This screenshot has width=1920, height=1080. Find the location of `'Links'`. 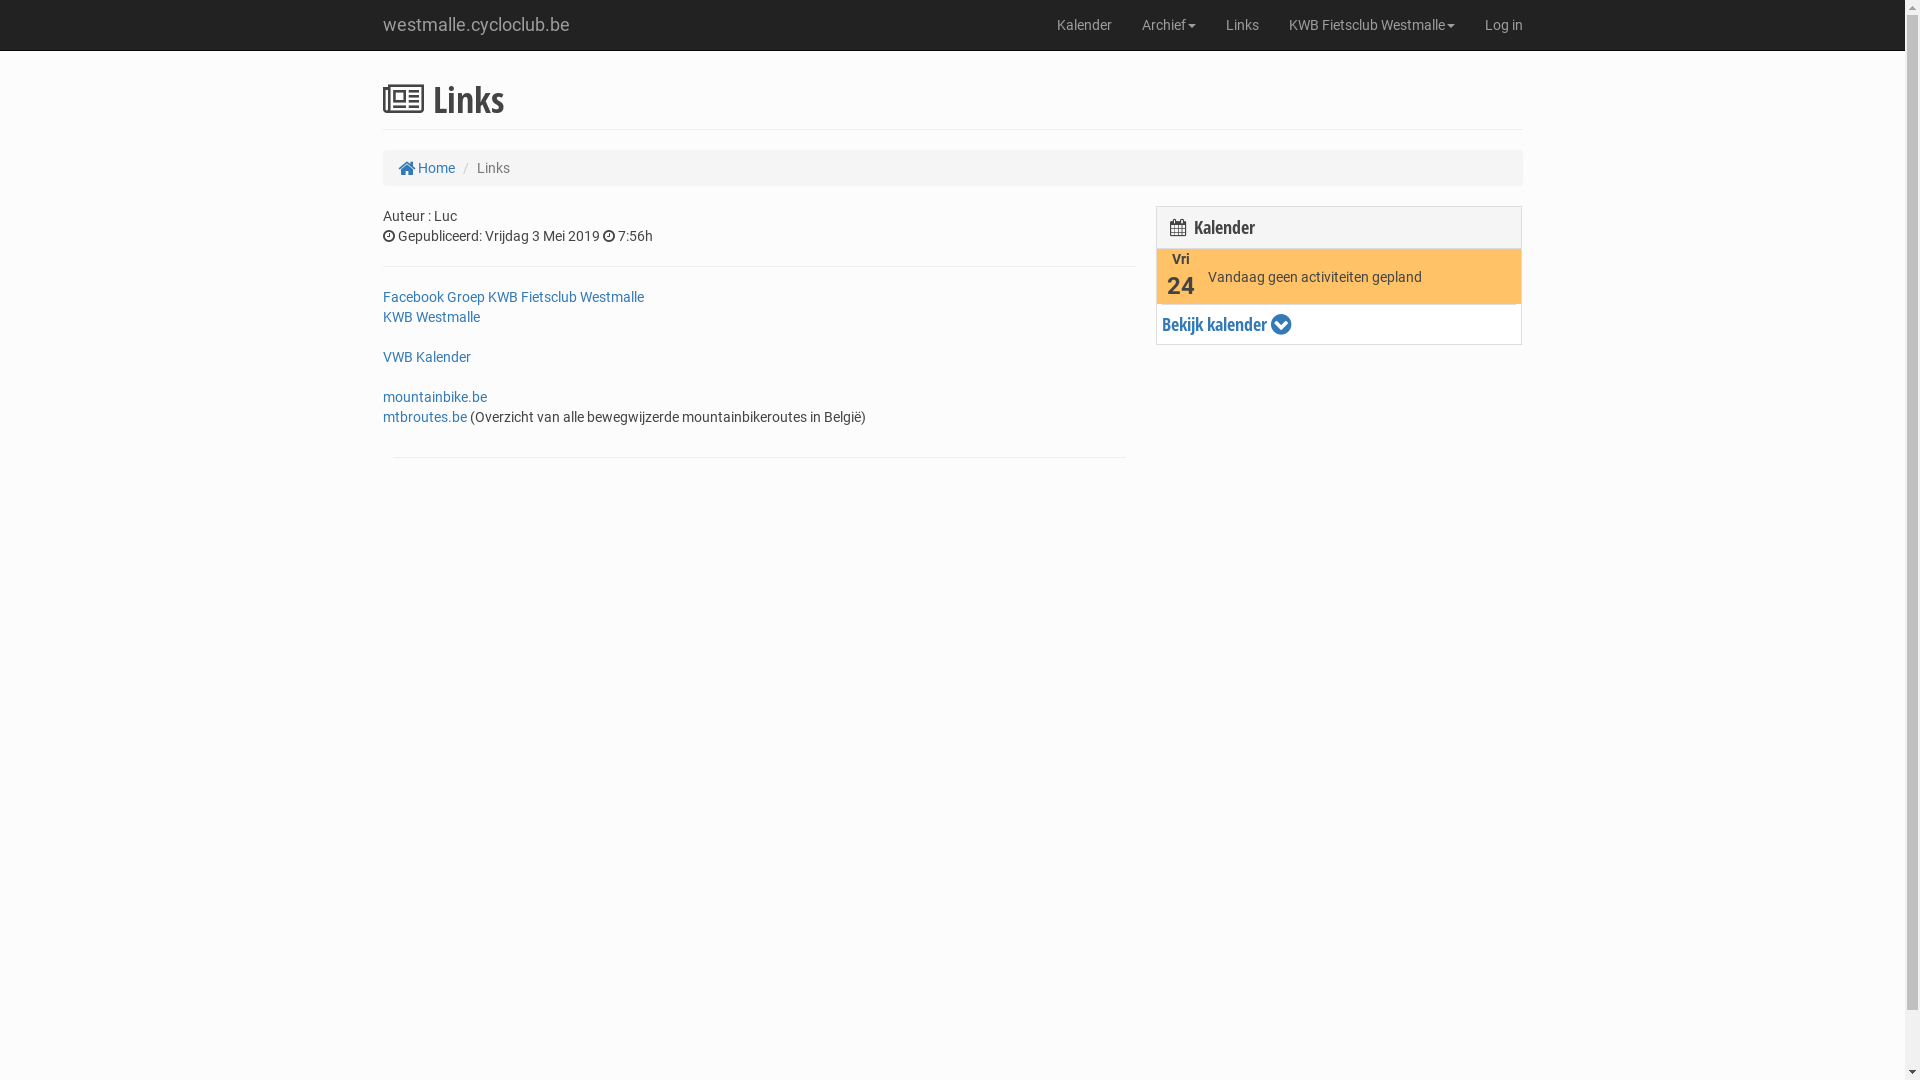

'Links' is located at coordinates (1240, 24).